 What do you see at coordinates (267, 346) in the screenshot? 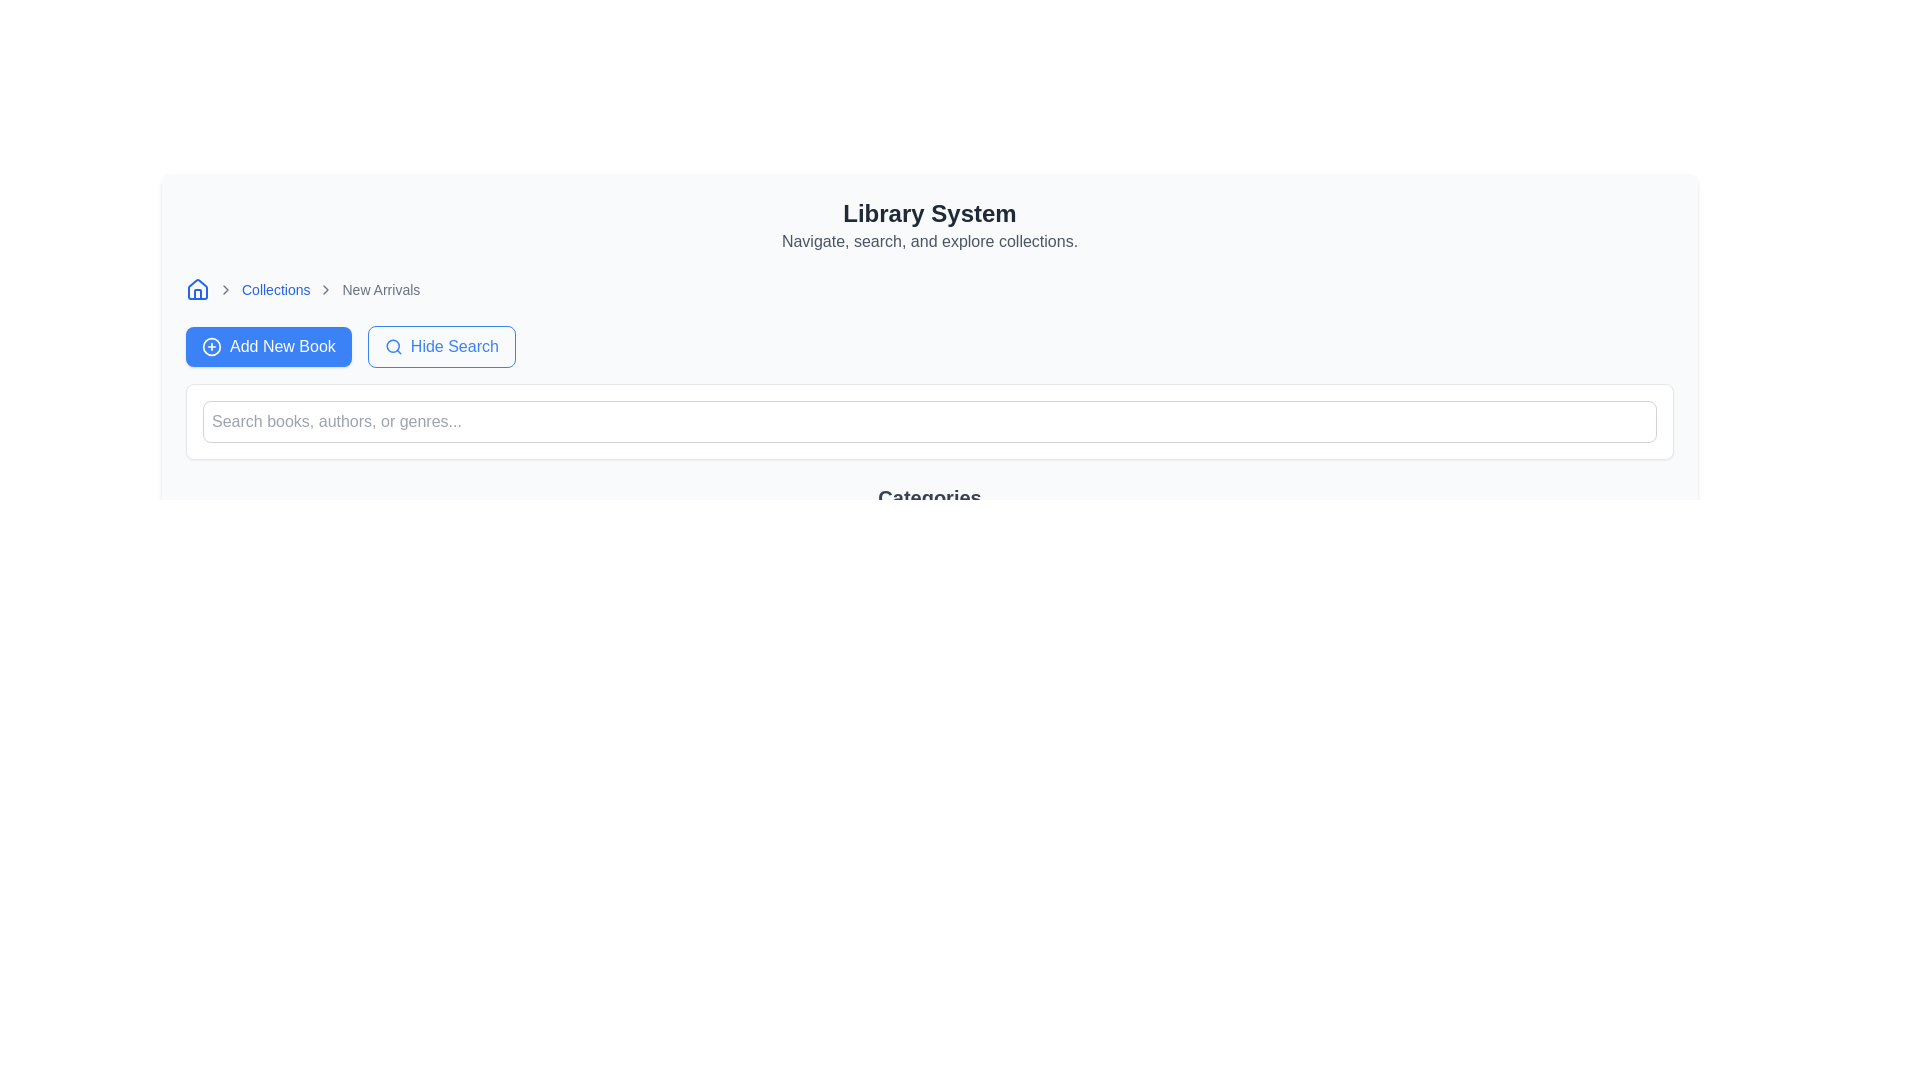
I see `the blue rectangular button labeled 'Add New Book'` at bounding box center [267, 346].